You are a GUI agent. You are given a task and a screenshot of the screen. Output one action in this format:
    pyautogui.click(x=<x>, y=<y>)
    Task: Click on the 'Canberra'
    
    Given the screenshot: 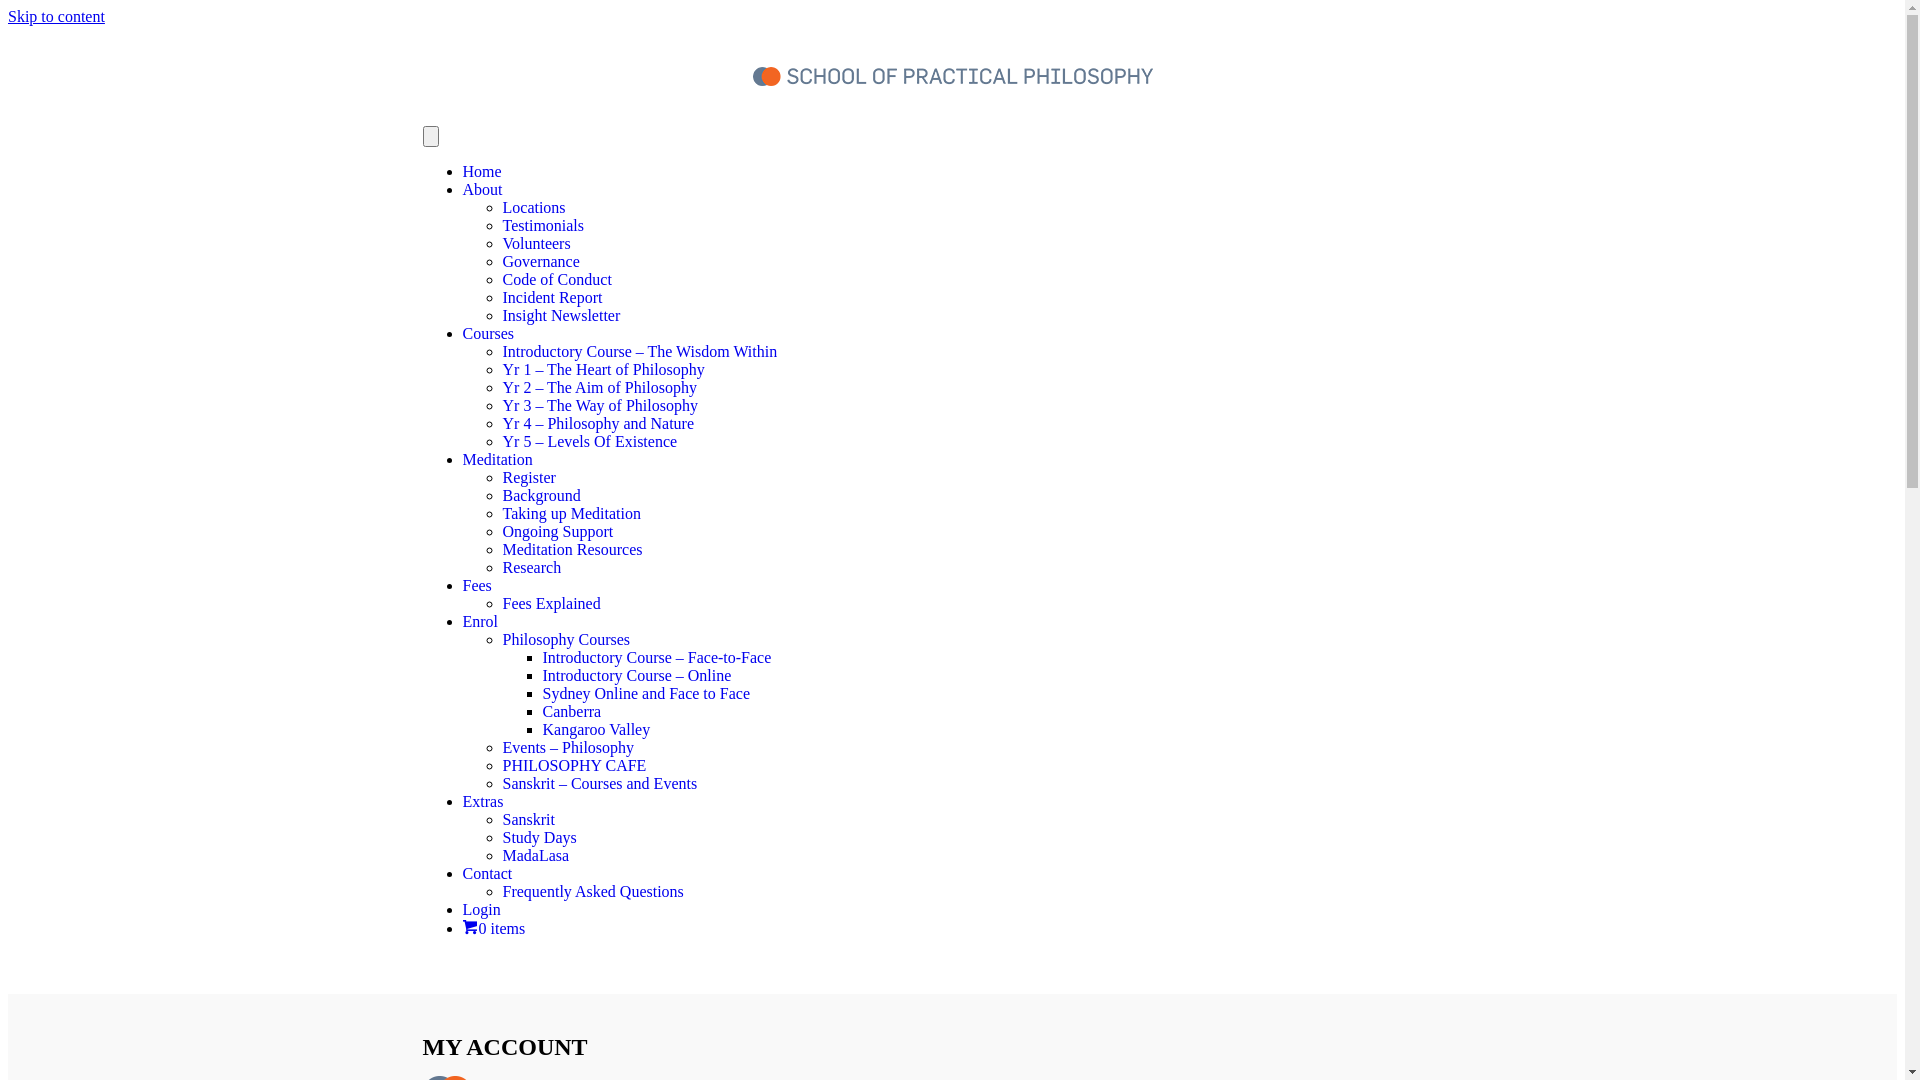 What is the action you would take?
    pyautogui.click(x=570, y=710)
    